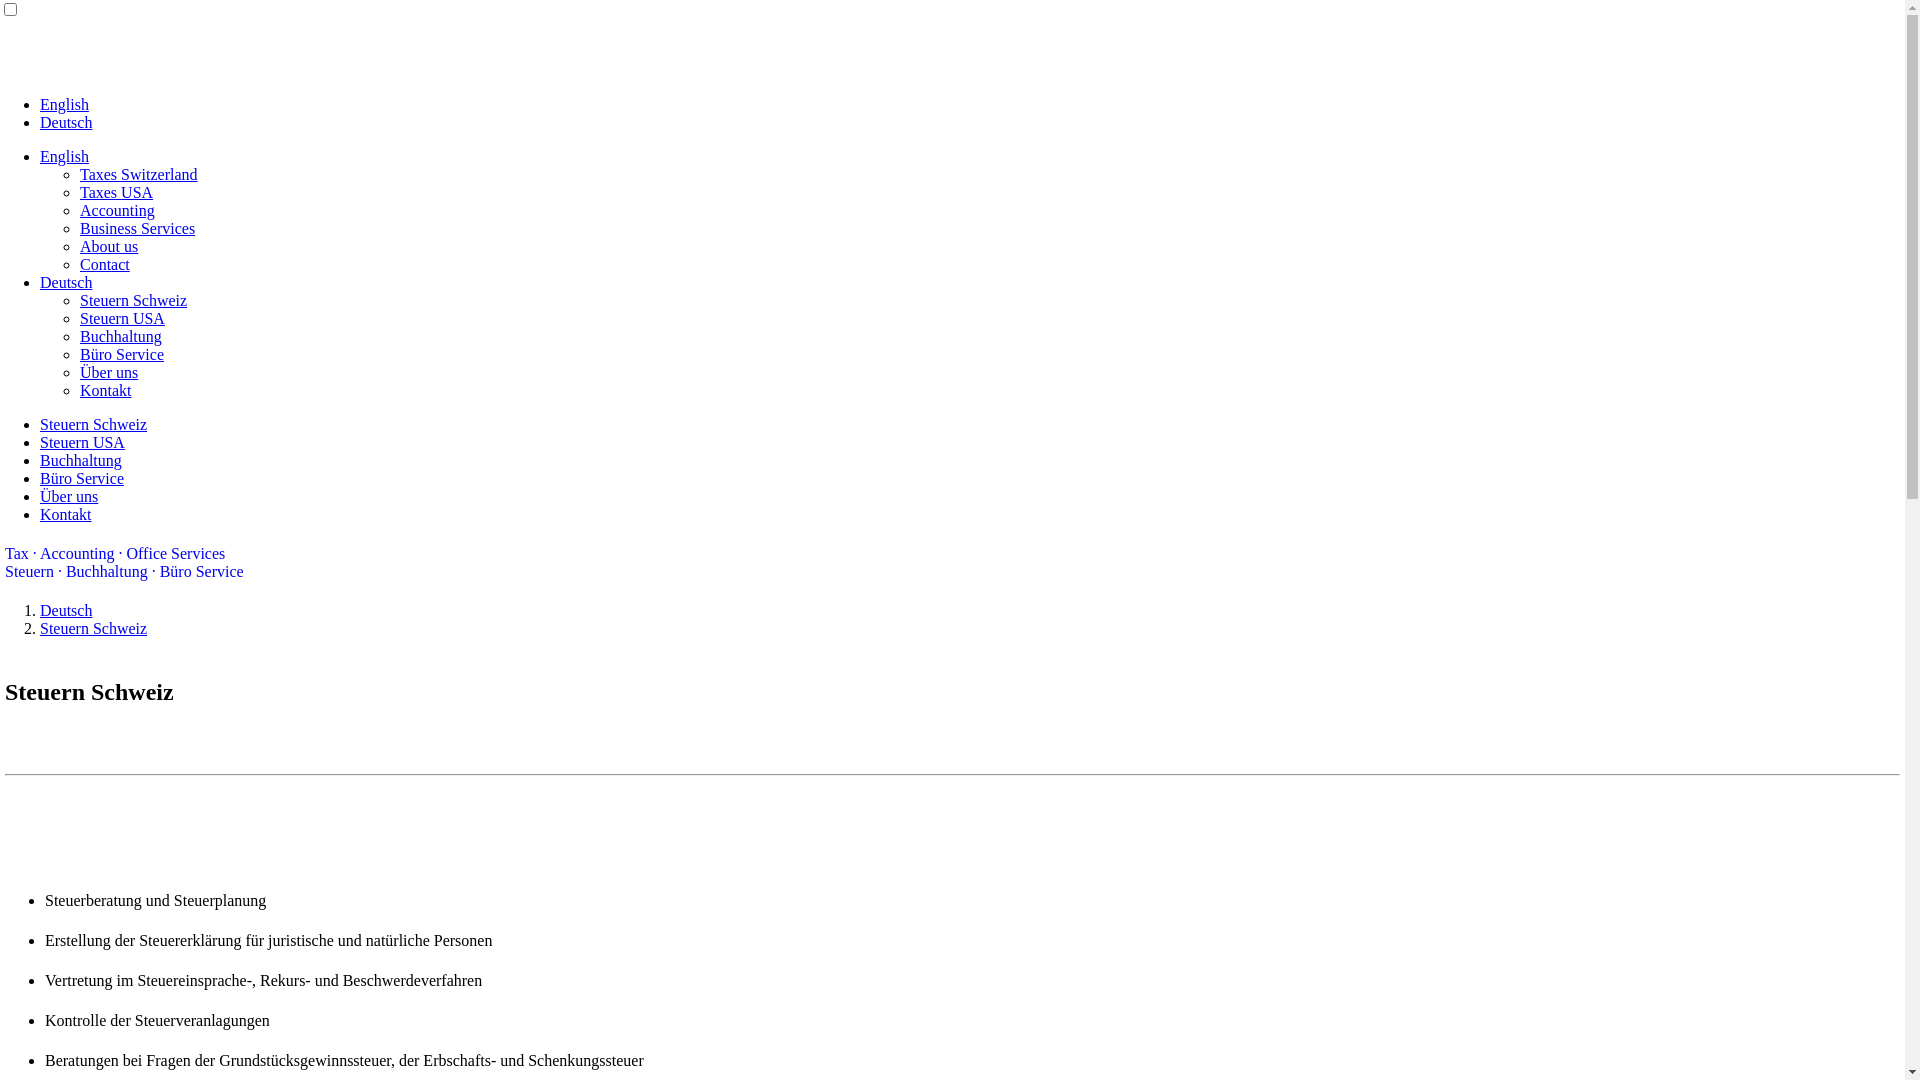 This screenshot has width=1920, height=1080. What do you see at coordinates (80, 263) in the screenshot?
I see `'Contact'` at bounding box center [80, 263].